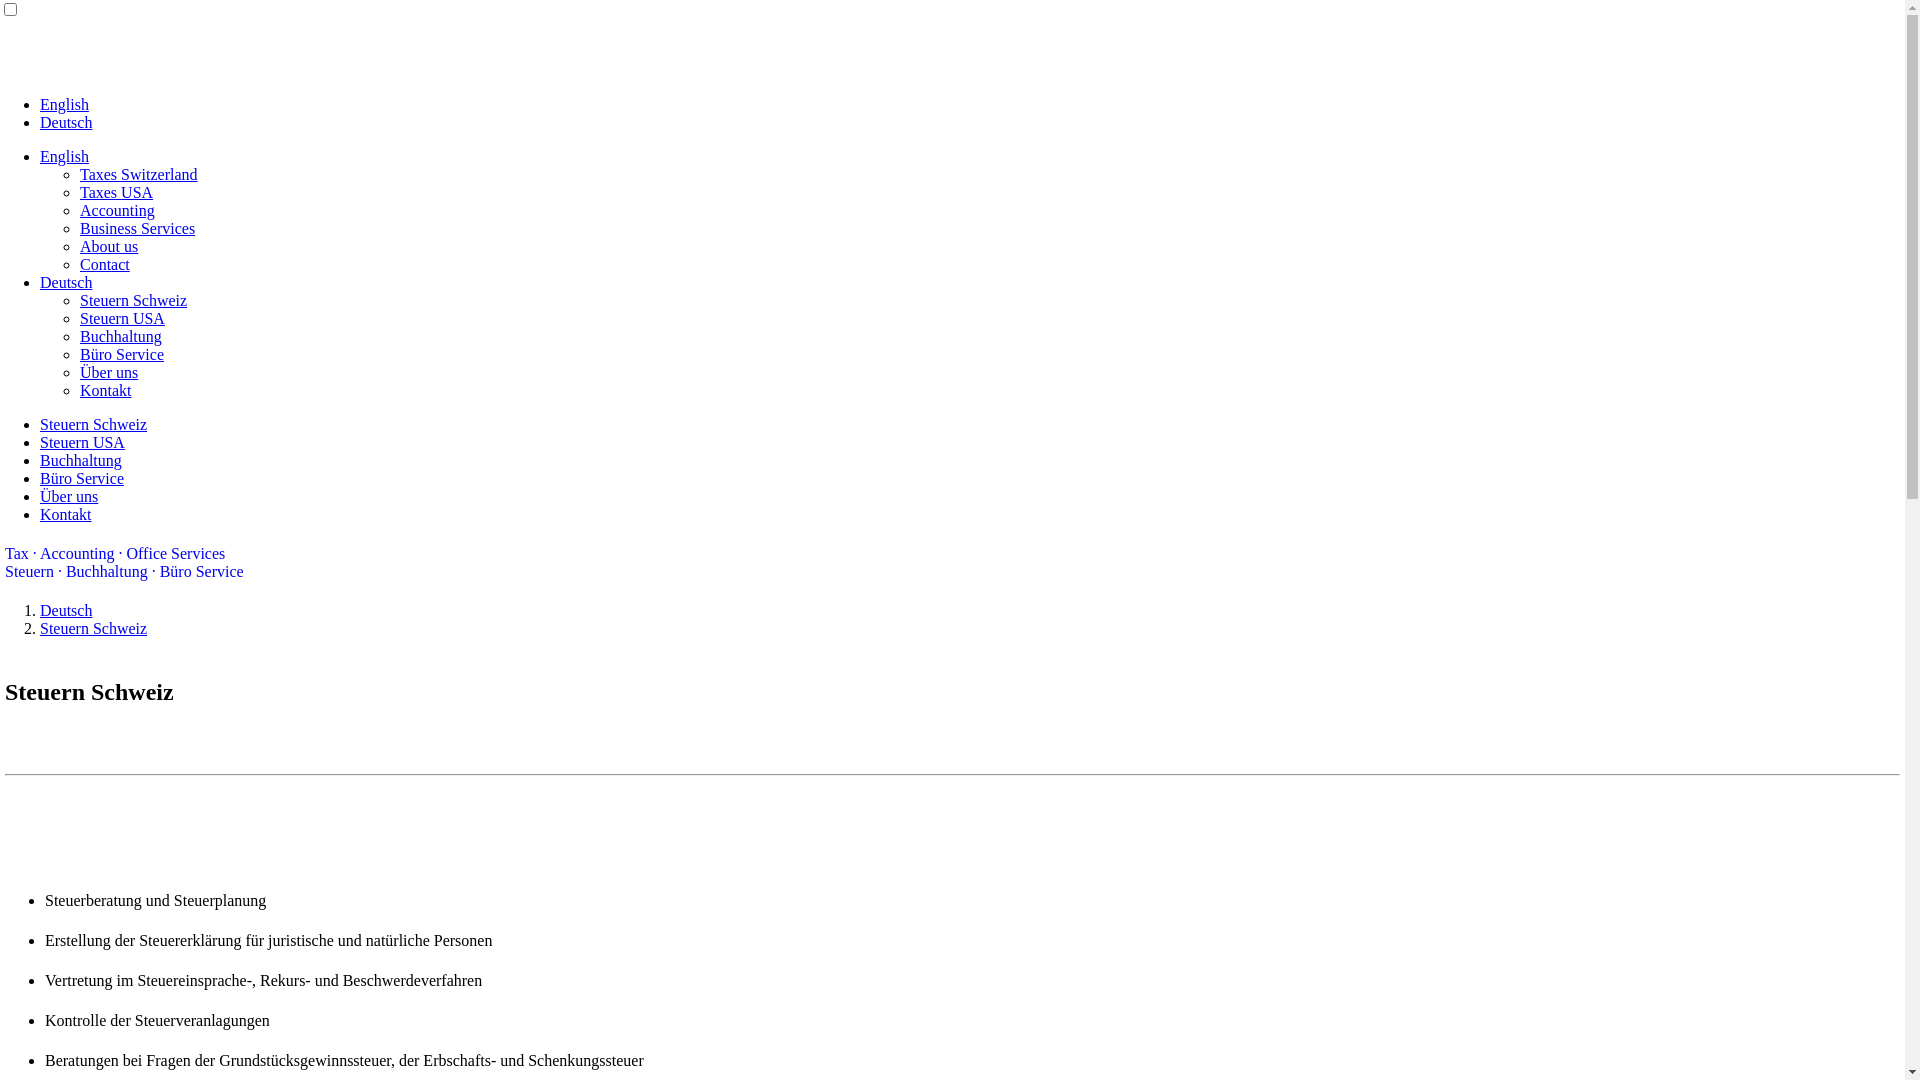 This screenshot has width=1920, height=1080. What do you see at coordinates (80, 263) in the screenshot?
I see `'Contact'` at bounding box center [80, 263].